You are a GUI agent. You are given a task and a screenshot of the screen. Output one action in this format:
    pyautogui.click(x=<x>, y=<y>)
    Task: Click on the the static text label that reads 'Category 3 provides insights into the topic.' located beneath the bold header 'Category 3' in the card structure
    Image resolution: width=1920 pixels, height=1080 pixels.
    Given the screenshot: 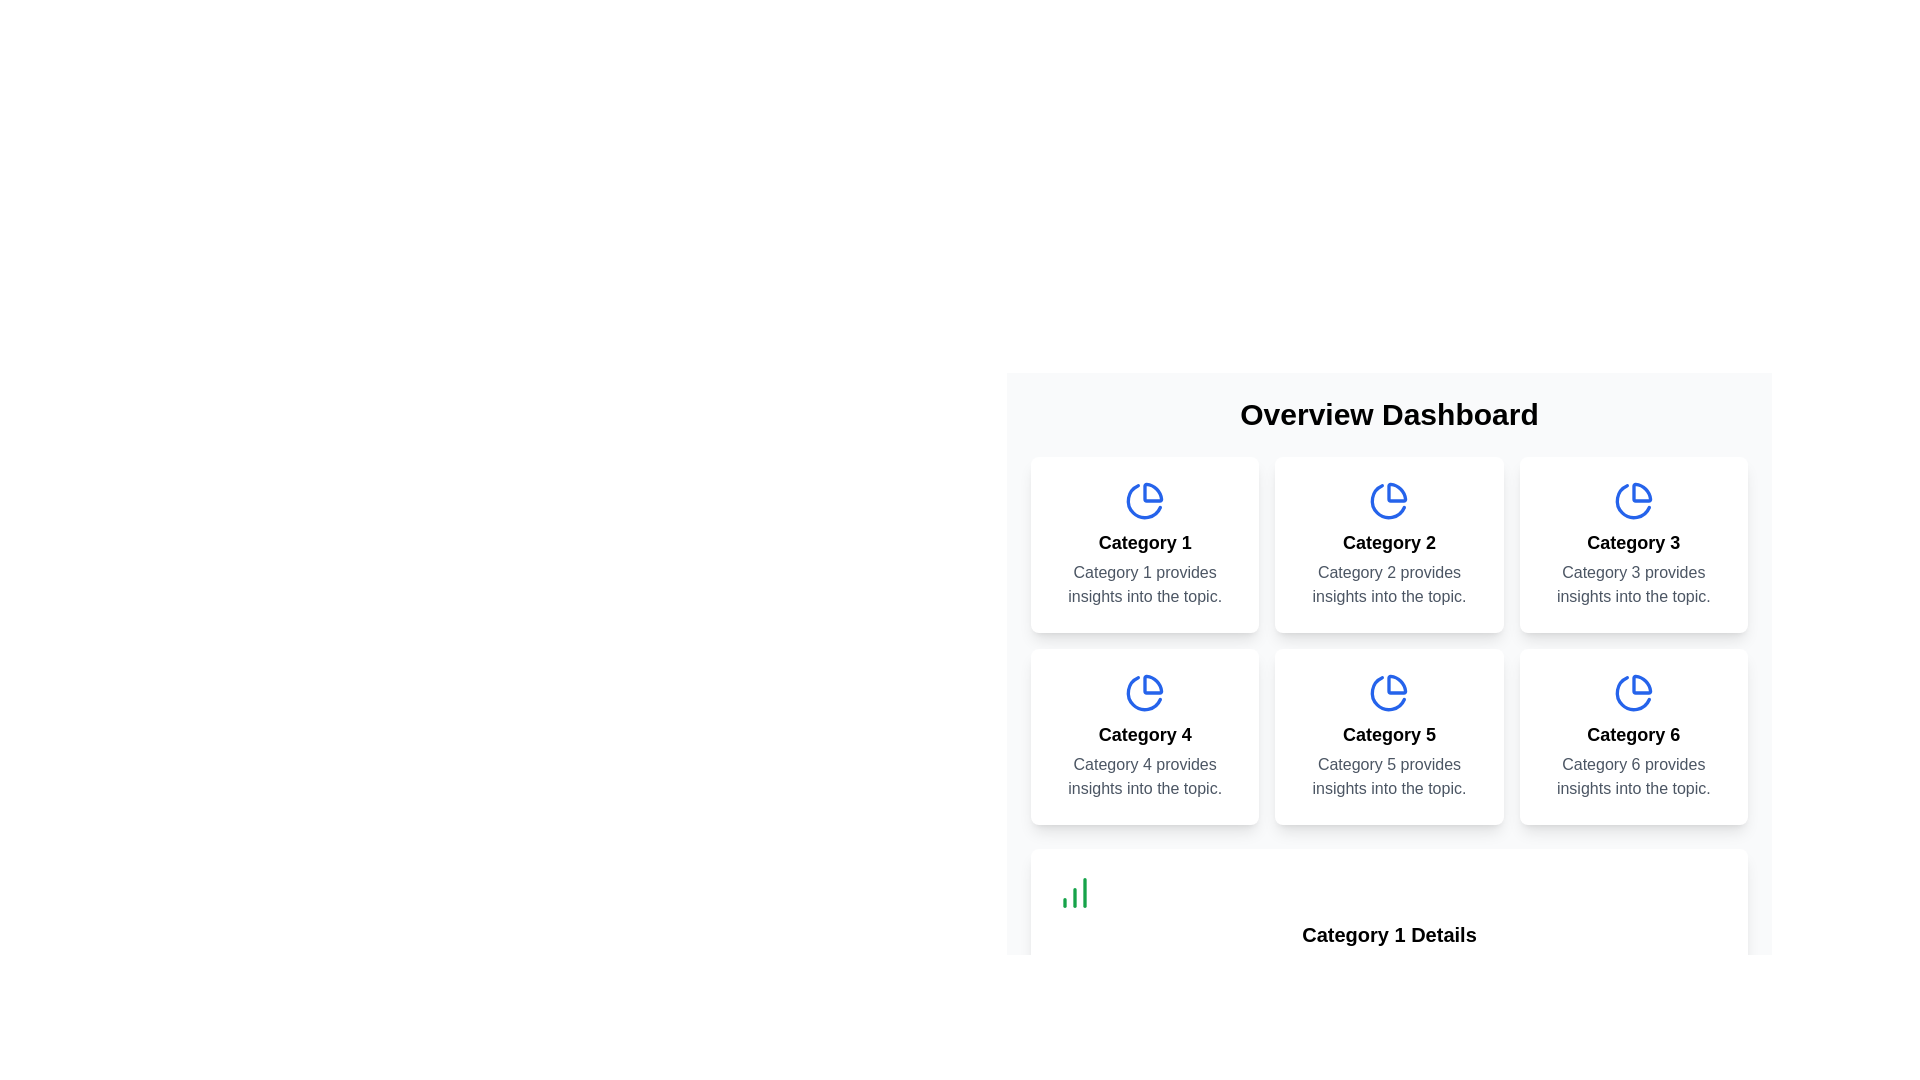 What is the action you would take?
    pyautogui.click(x=1633, y=585)
    